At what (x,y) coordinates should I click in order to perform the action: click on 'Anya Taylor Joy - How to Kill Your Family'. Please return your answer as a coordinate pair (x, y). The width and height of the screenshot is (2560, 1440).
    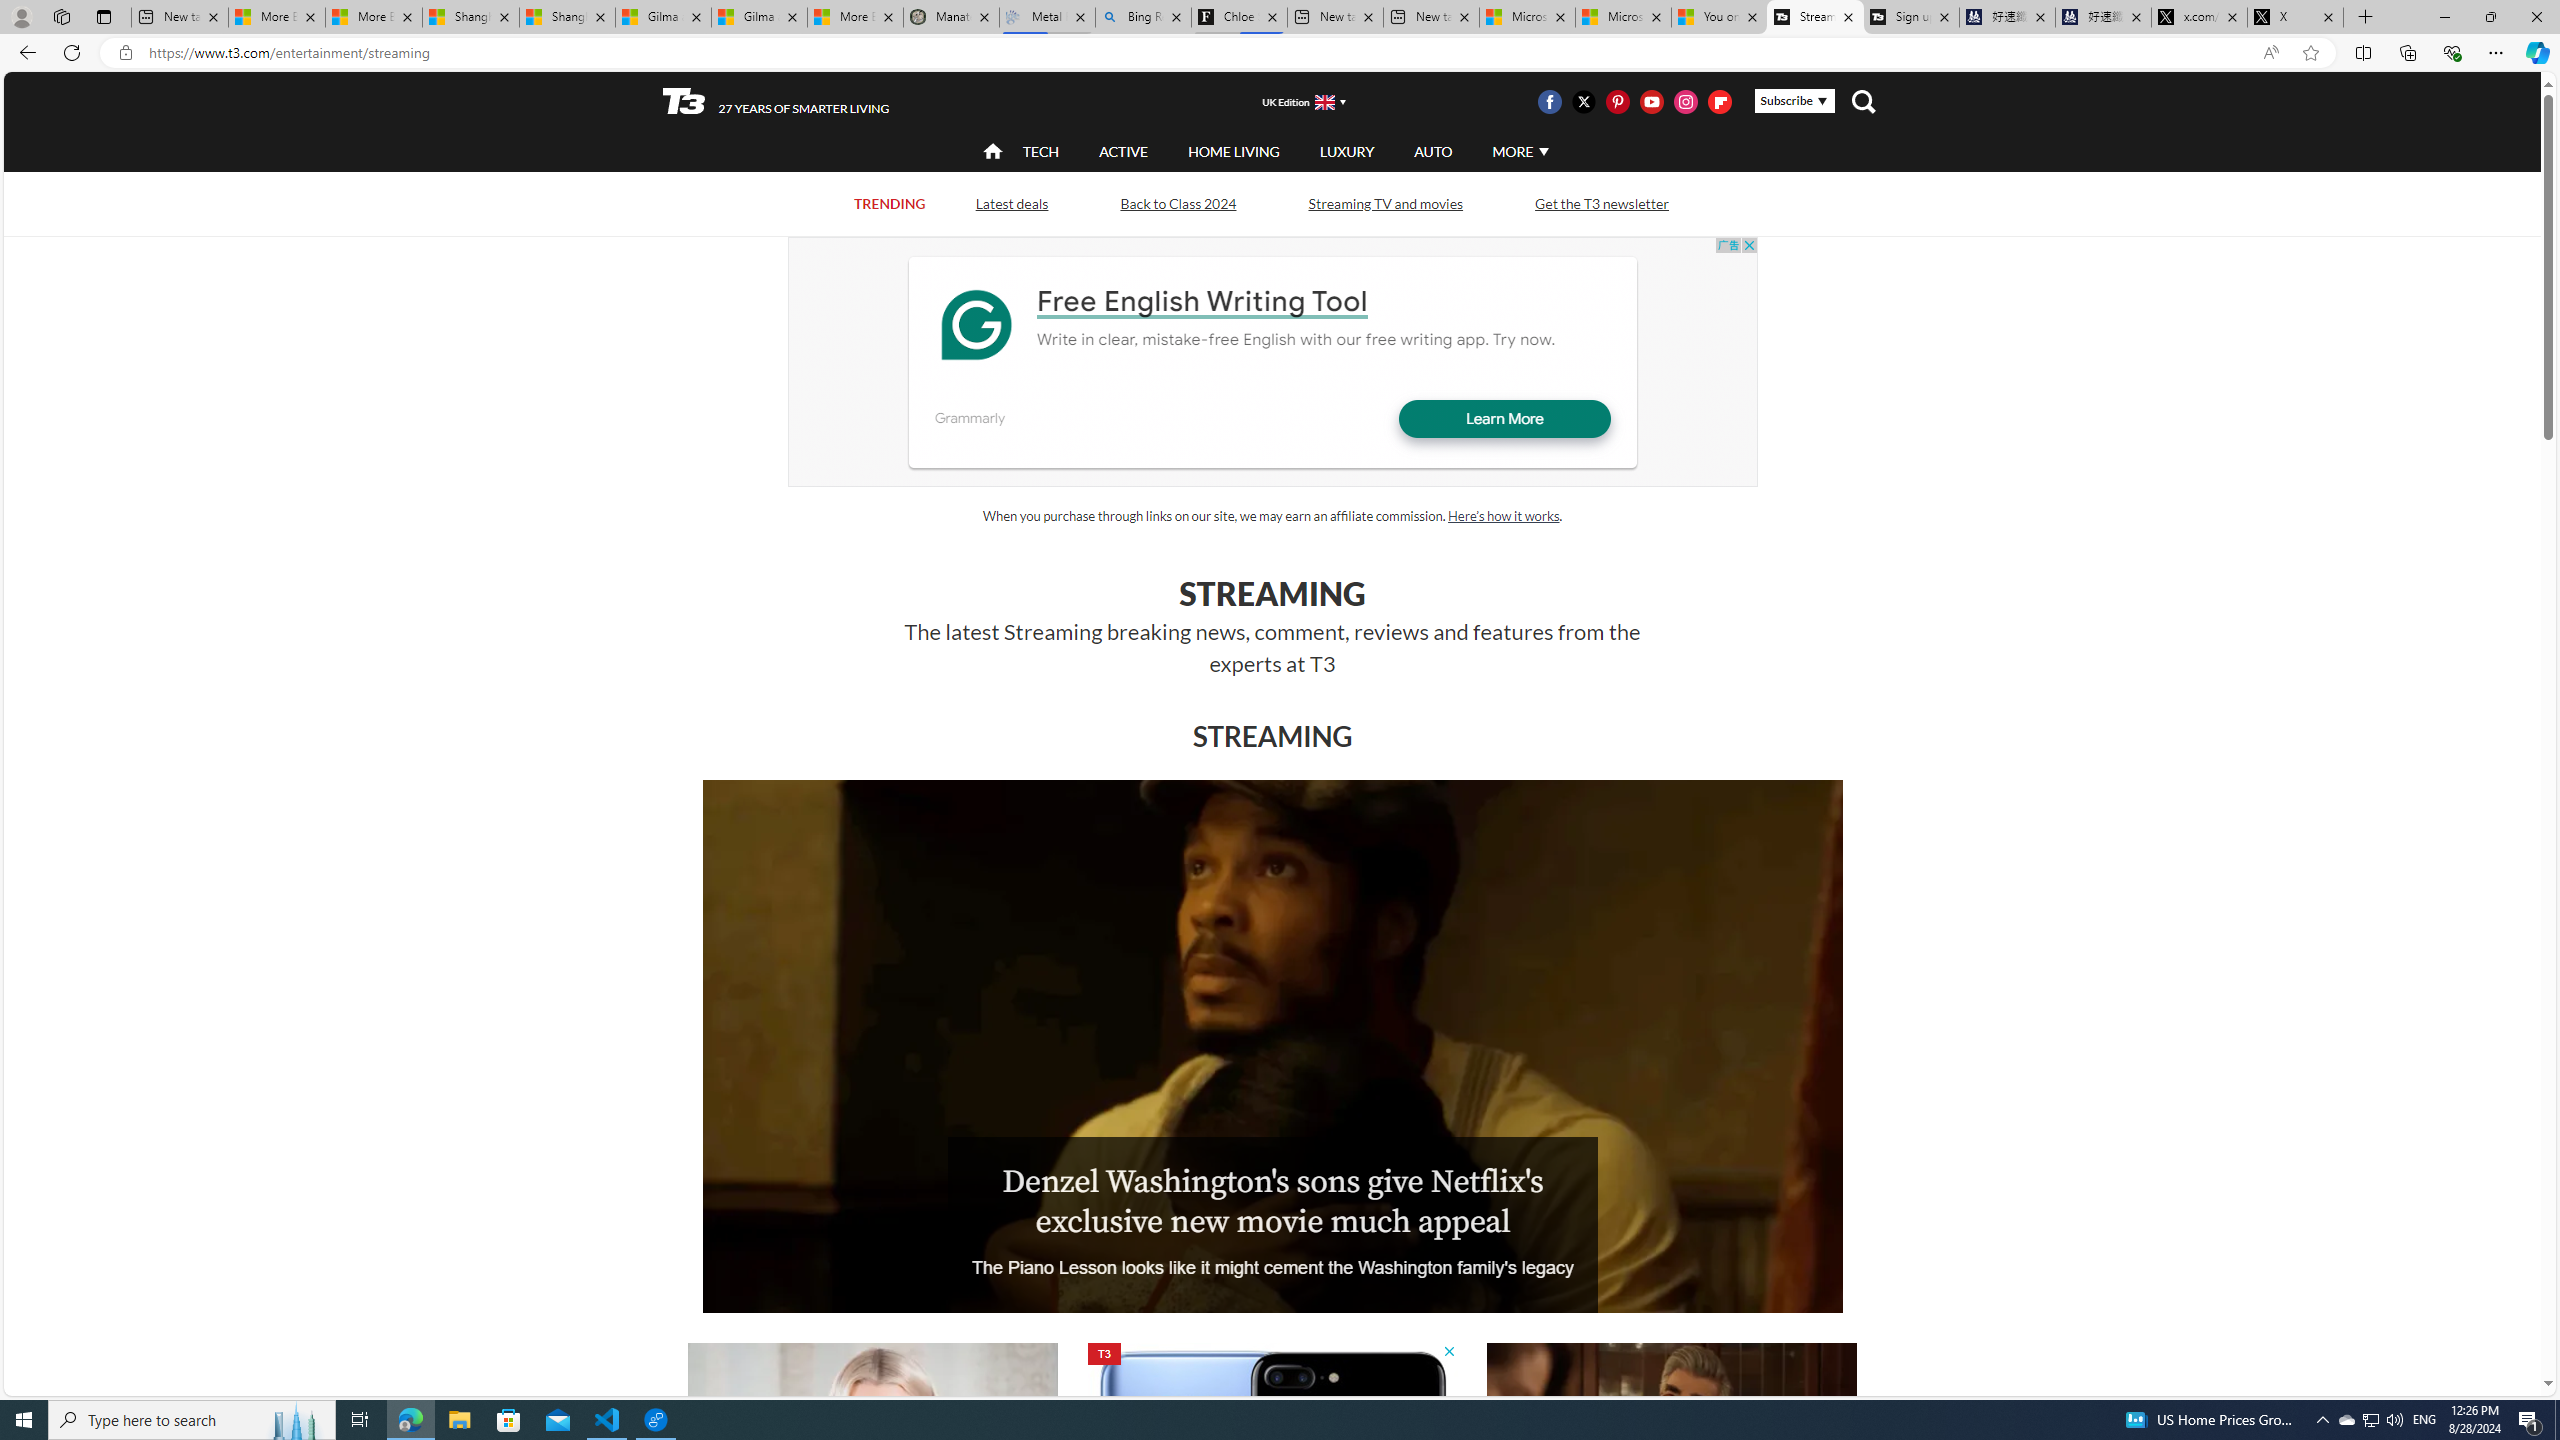
    Looking at the image, I should click on (871, 1440).